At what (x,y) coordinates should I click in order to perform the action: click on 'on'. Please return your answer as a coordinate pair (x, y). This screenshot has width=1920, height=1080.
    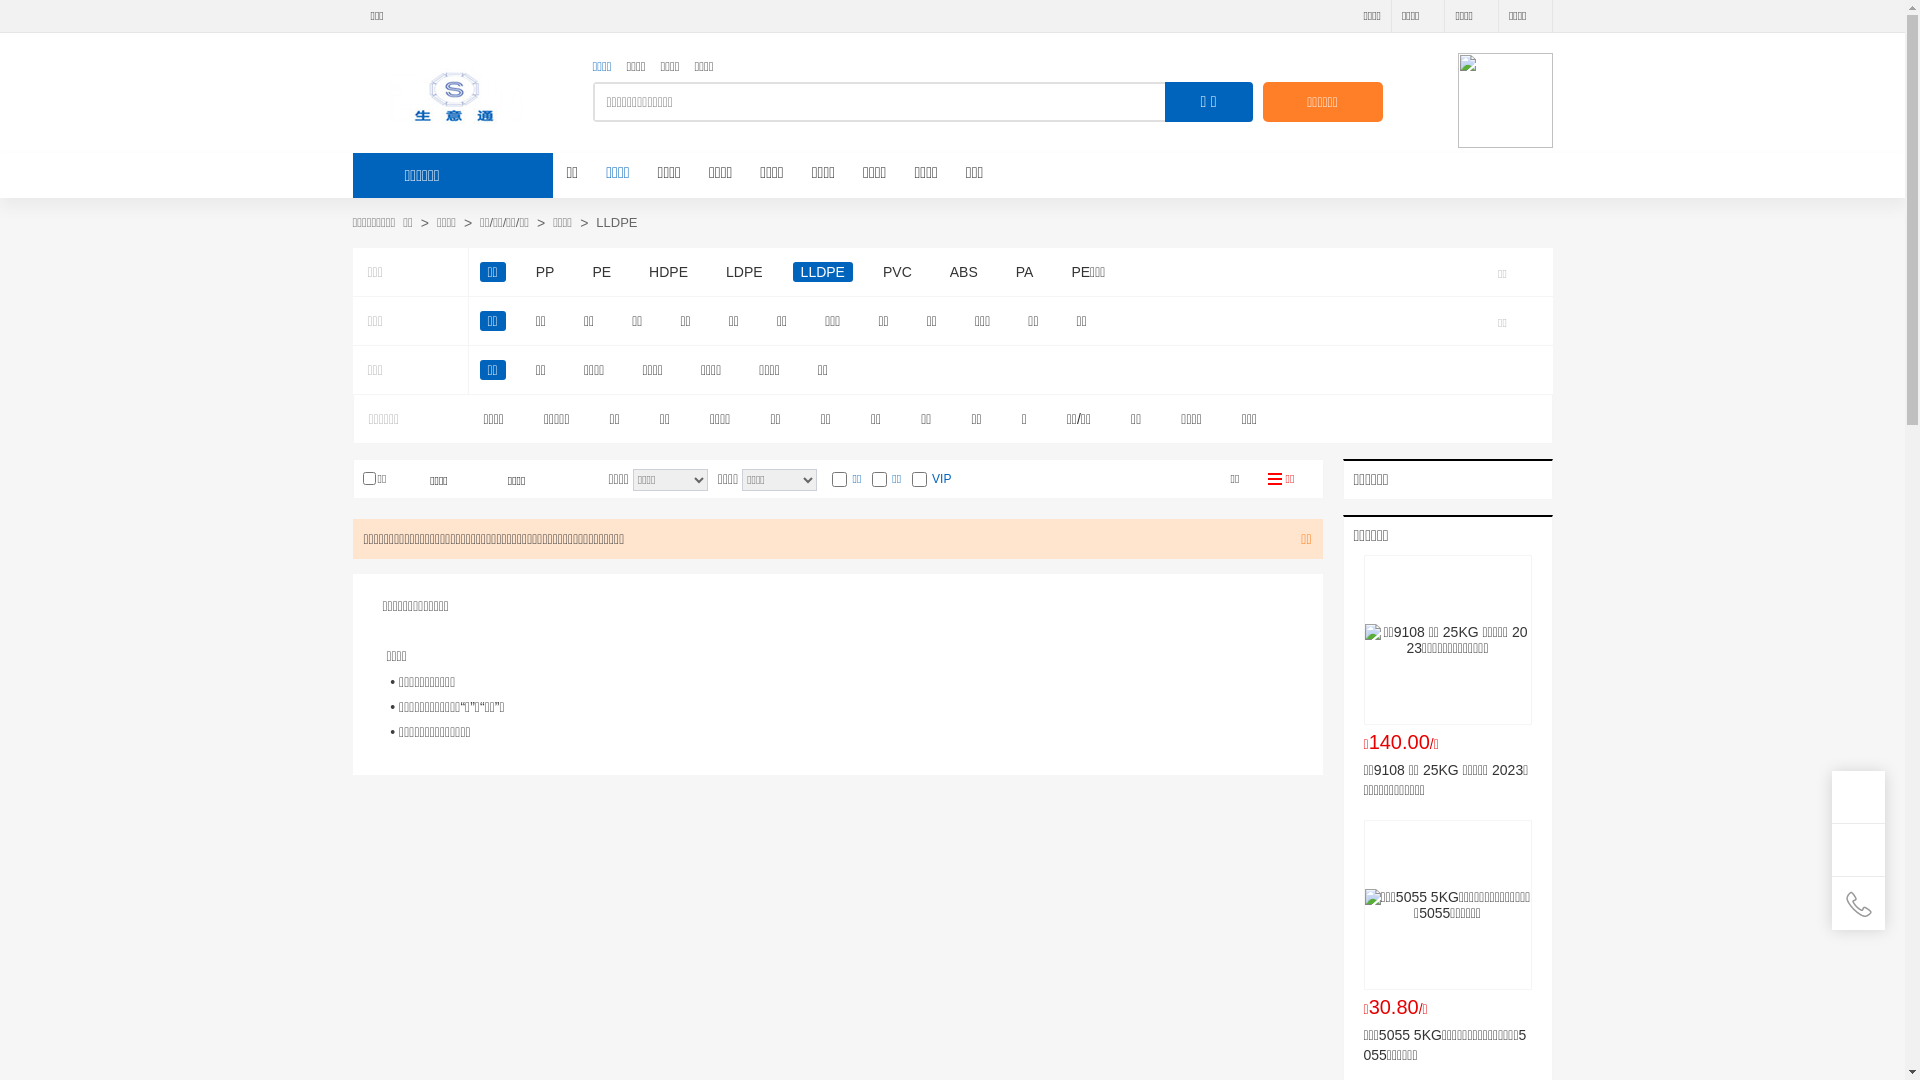
    Looking at the image, I should click on (839, 479).